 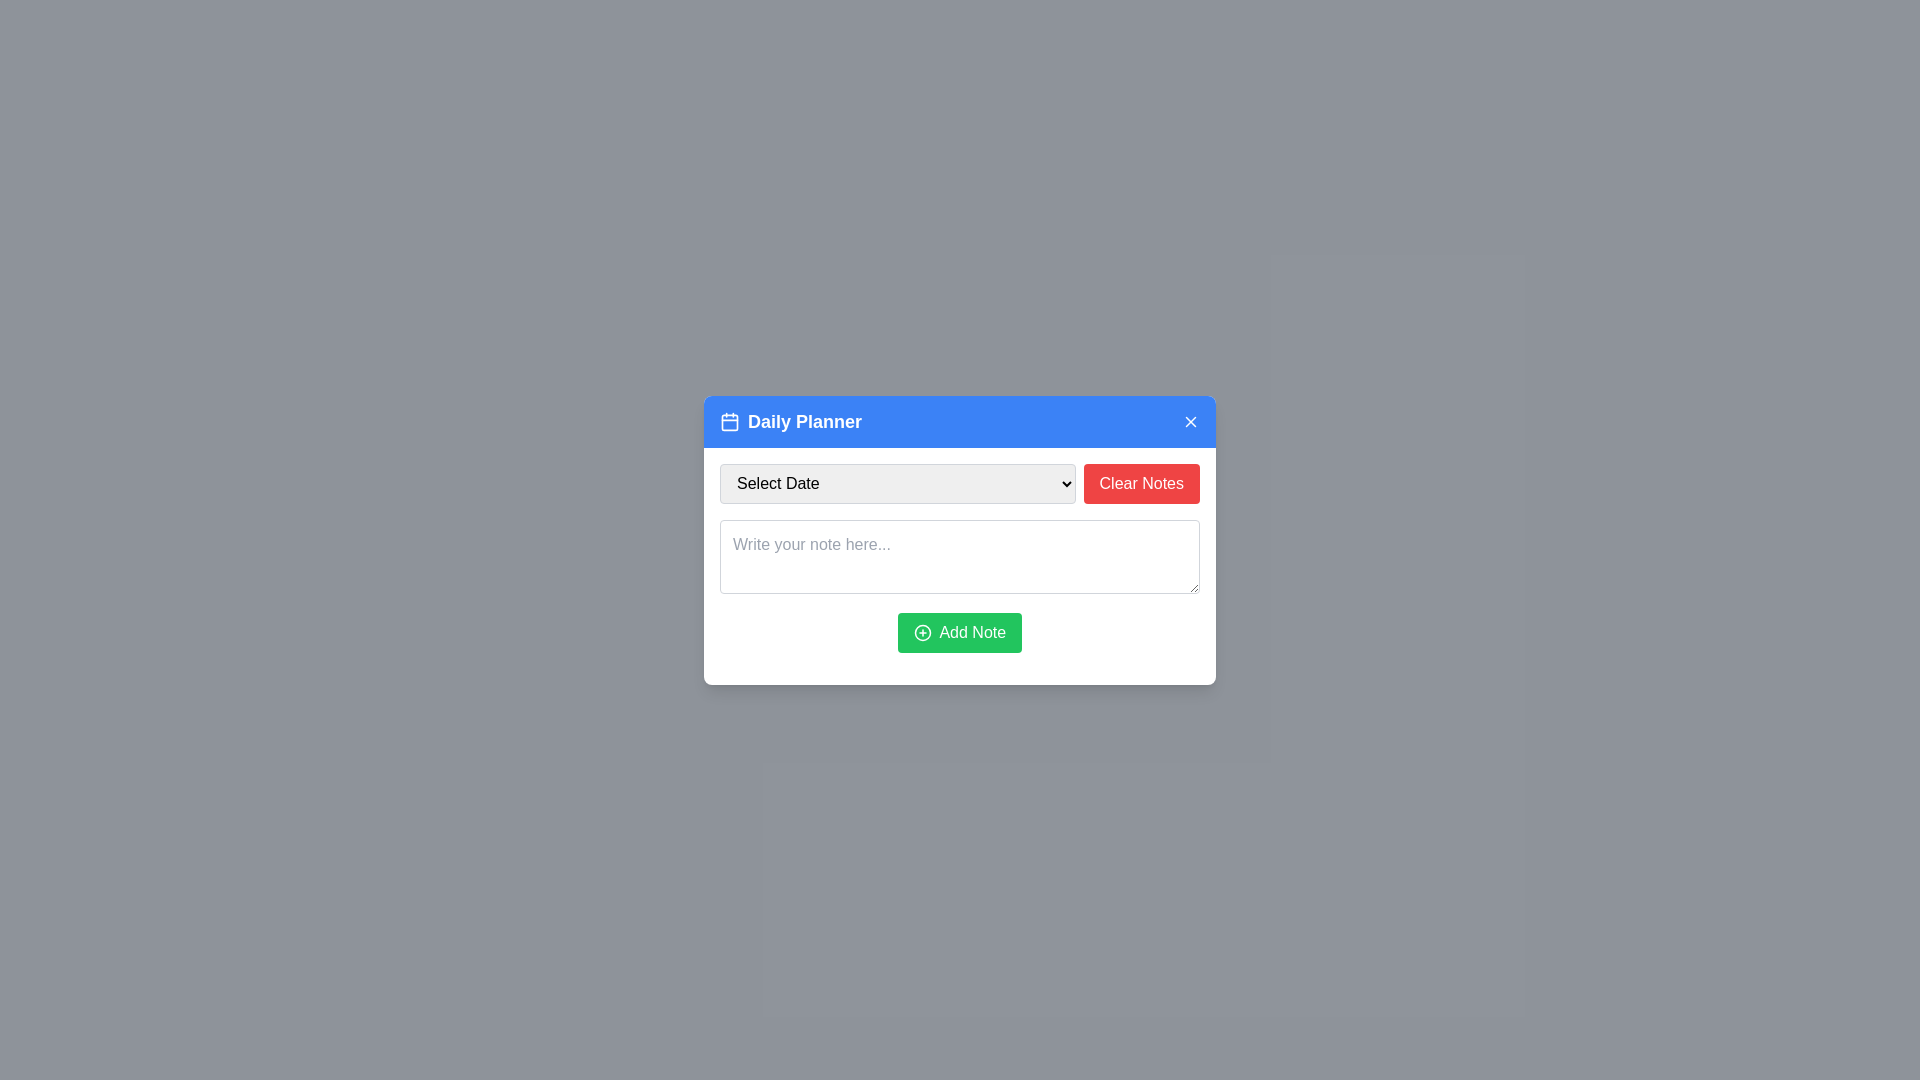 I want to click on the small button in the top-right corner of the 'Daily Planner' header that contains an 'X' icon, so click(x=1190, y=419).